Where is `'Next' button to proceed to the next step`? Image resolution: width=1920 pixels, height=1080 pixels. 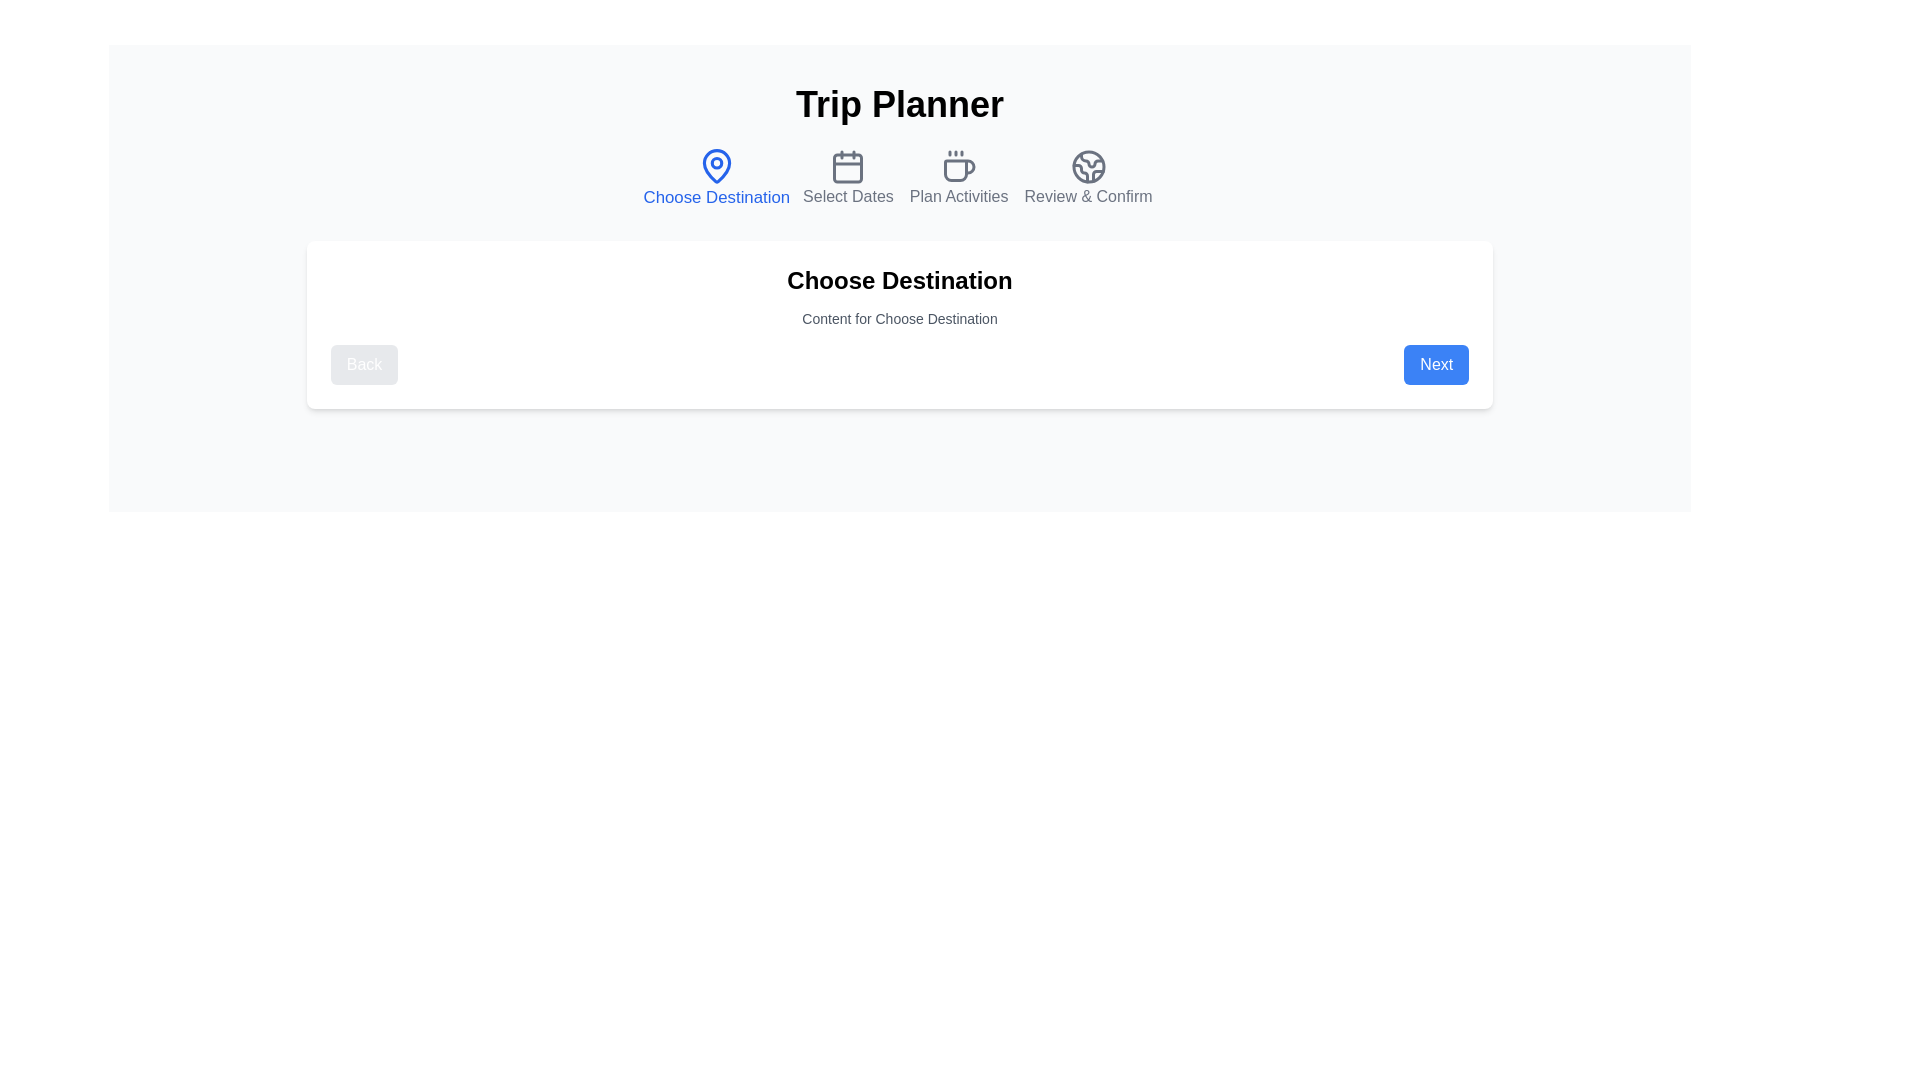 'Next' button to proceed to the next step is located at coordinates (1435, 365).